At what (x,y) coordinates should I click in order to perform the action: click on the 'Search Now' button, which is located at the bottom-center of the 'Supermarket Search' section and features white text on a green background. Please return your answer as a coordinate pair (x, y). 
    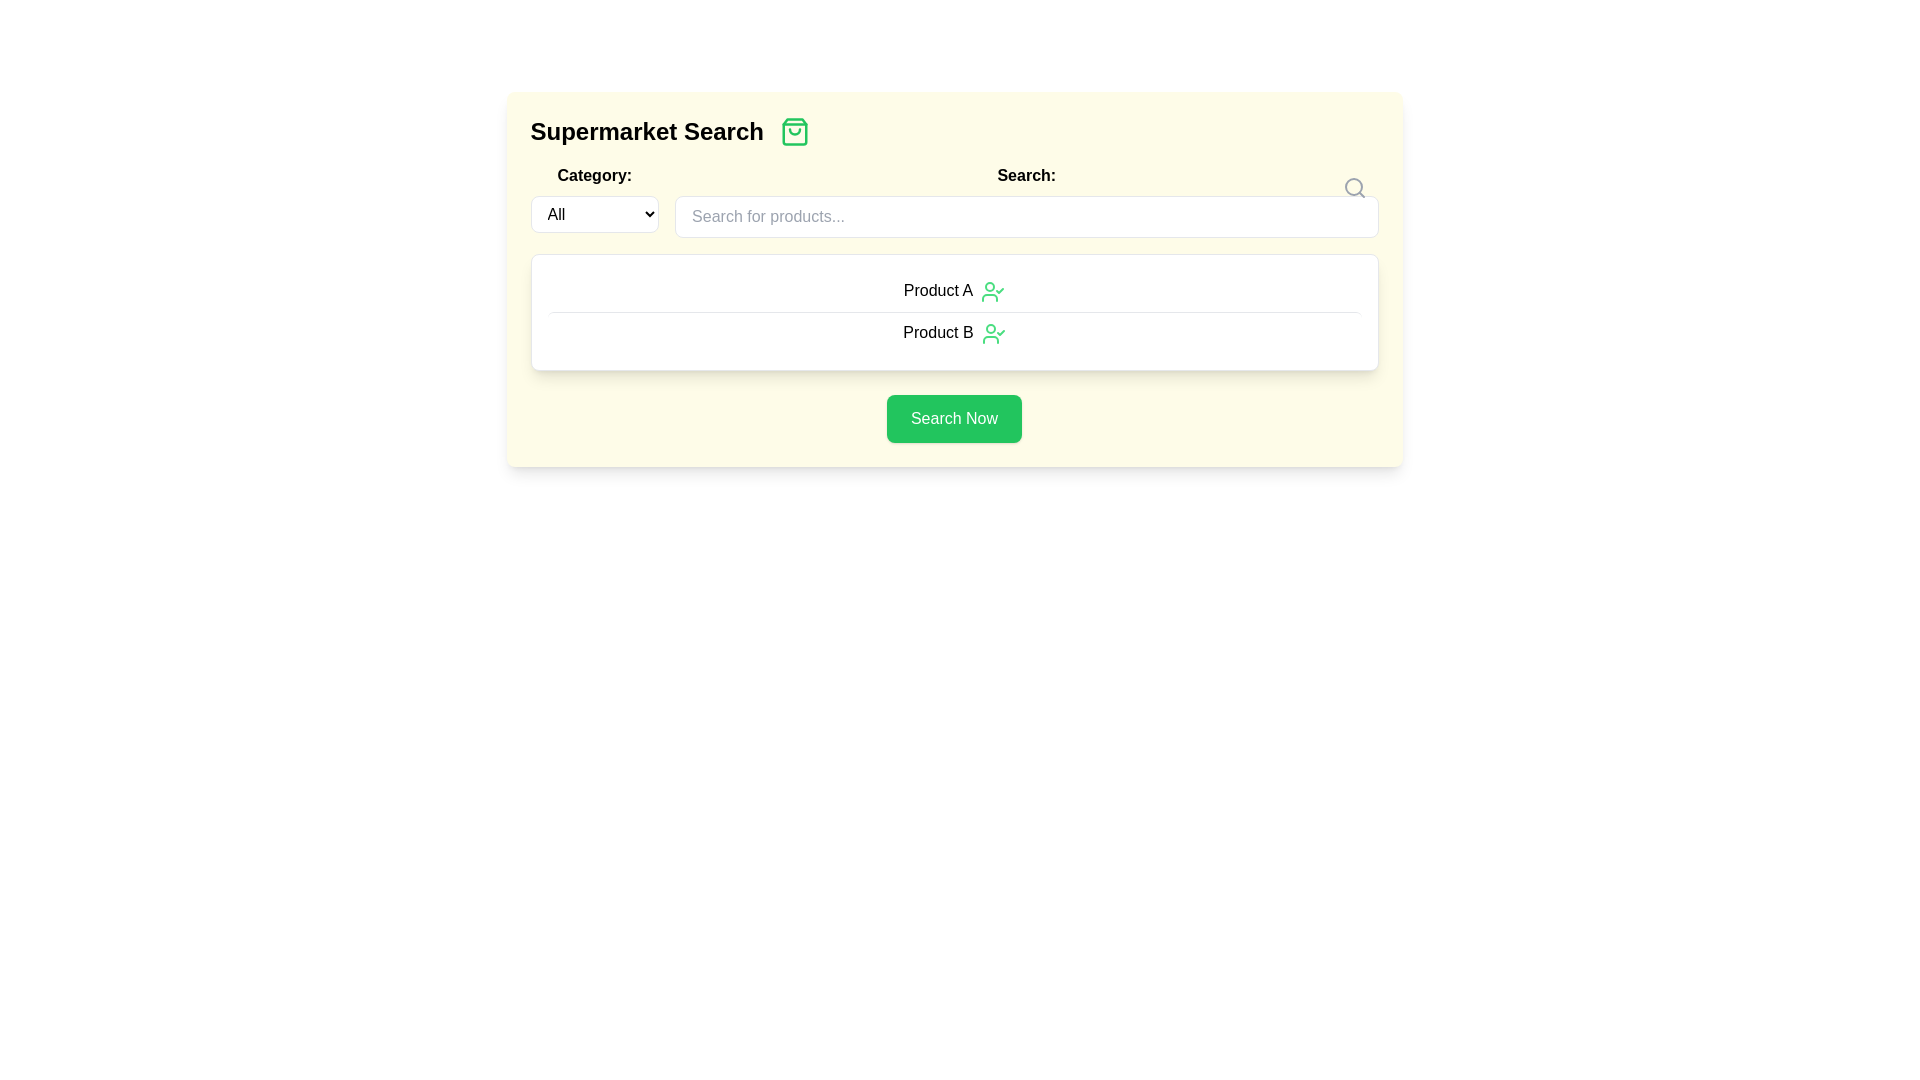
    Looking at the image, I should click on (953, 417).